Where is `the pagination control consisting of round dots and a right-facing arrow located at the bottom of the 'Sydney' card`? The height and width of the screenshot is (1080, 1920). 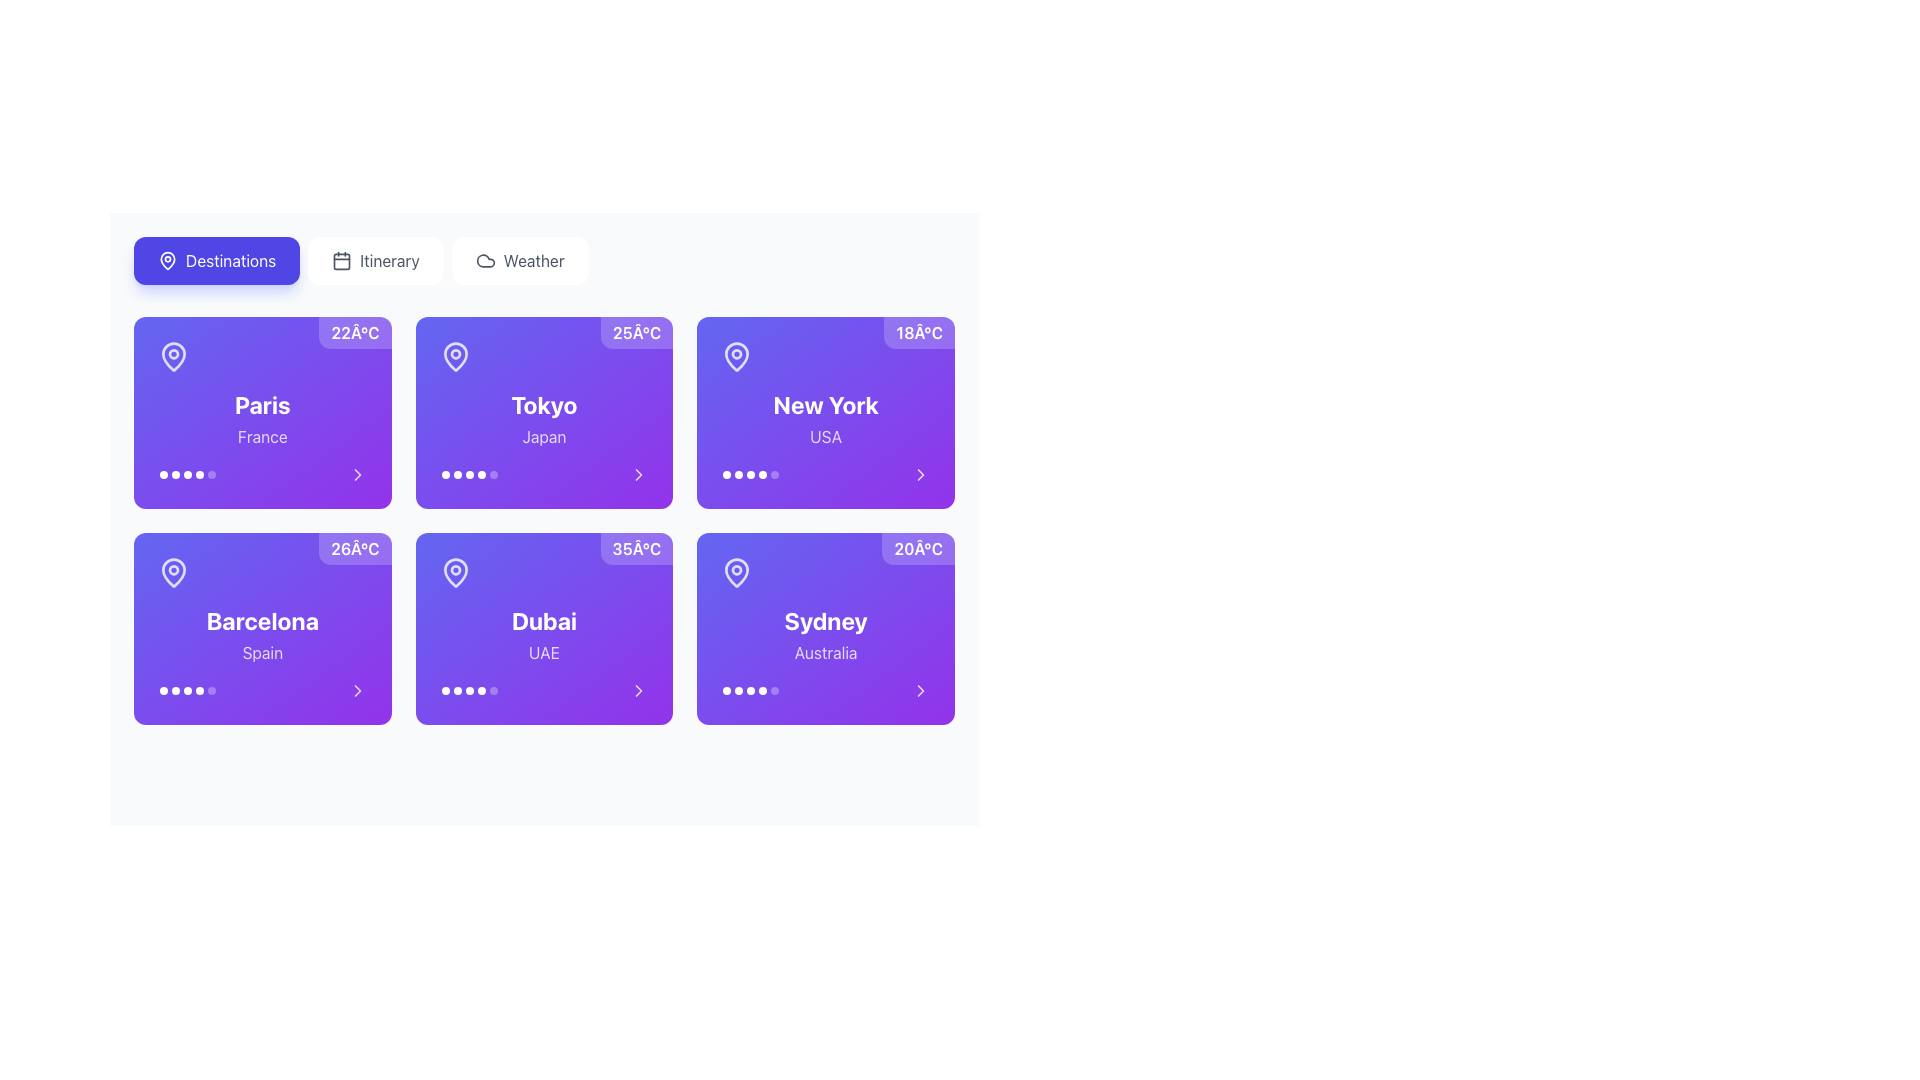
the pagination control consisting of round dots and a right-facing arrow located at the bottom of the 'Sydney' card is located at coordinates (826, 689).